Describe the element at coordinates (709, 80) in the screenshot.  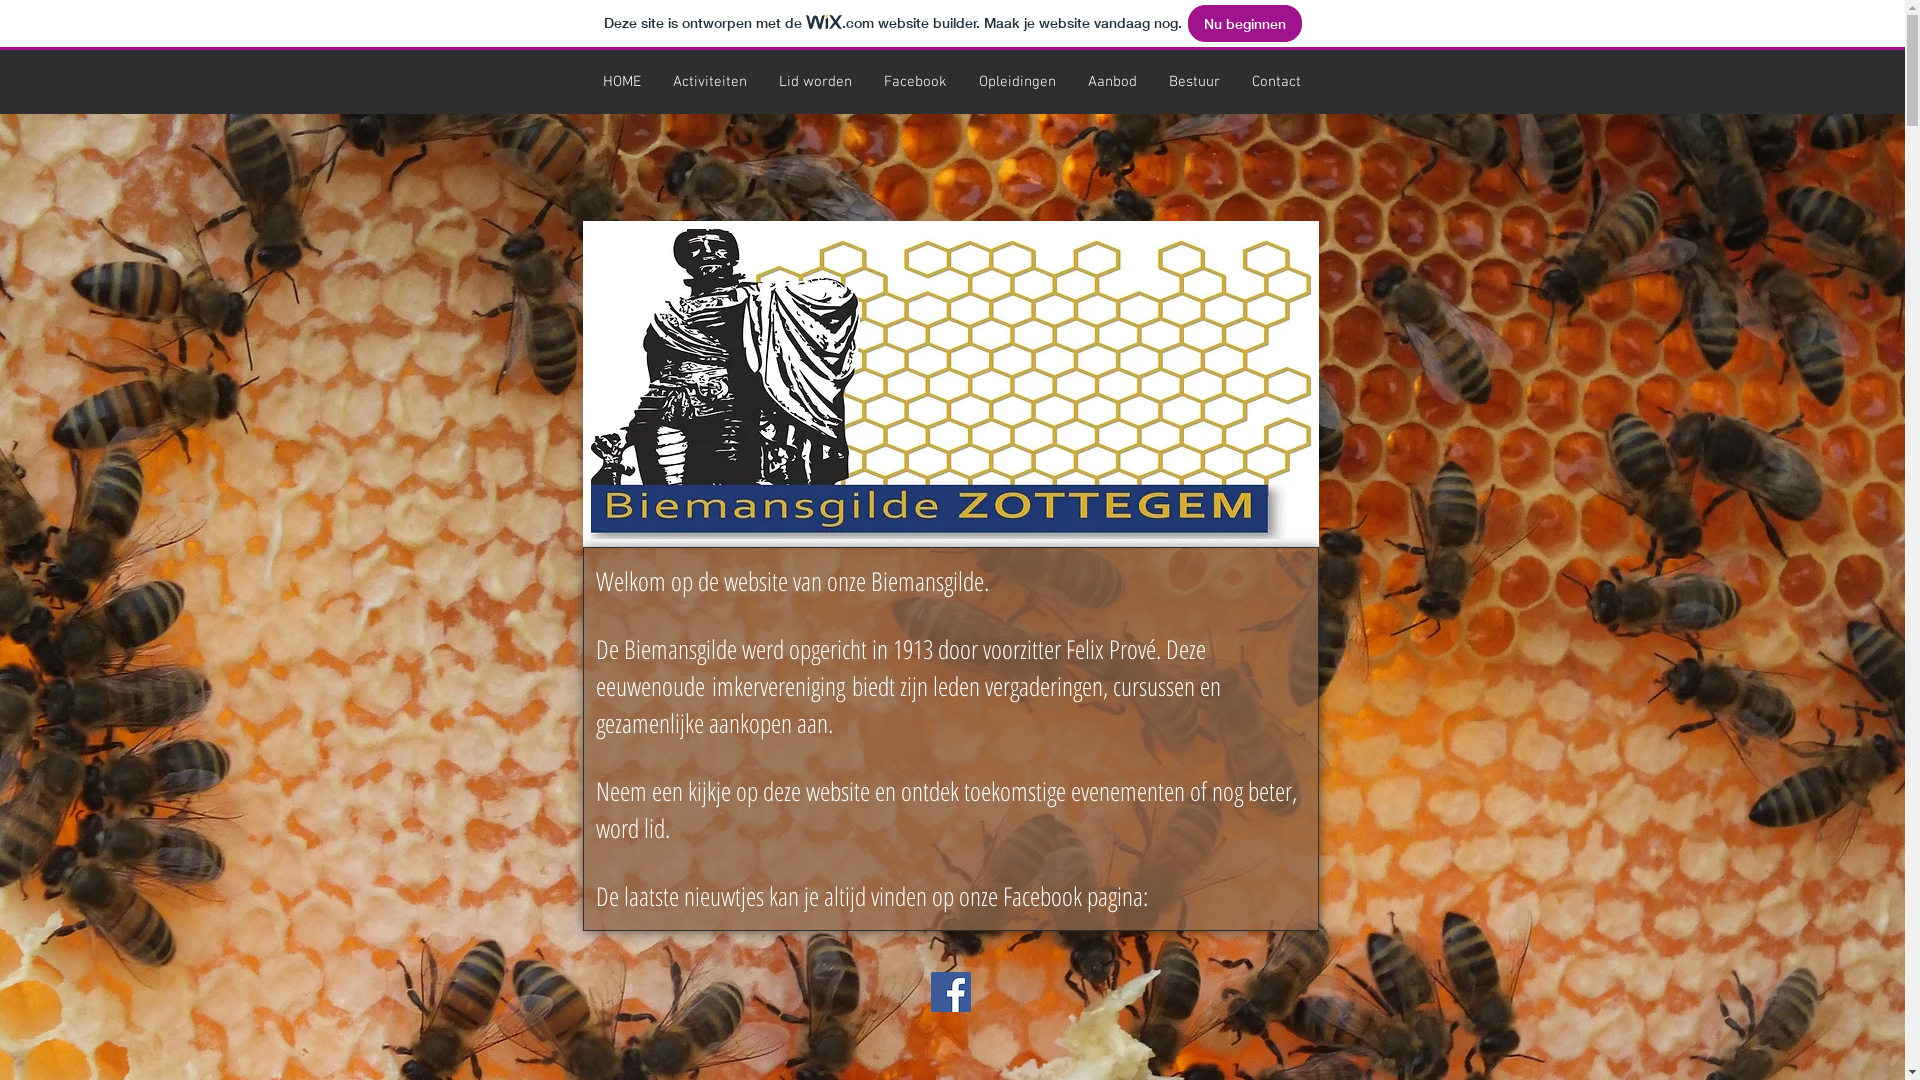
I see `'Activiteiten'` at that location.